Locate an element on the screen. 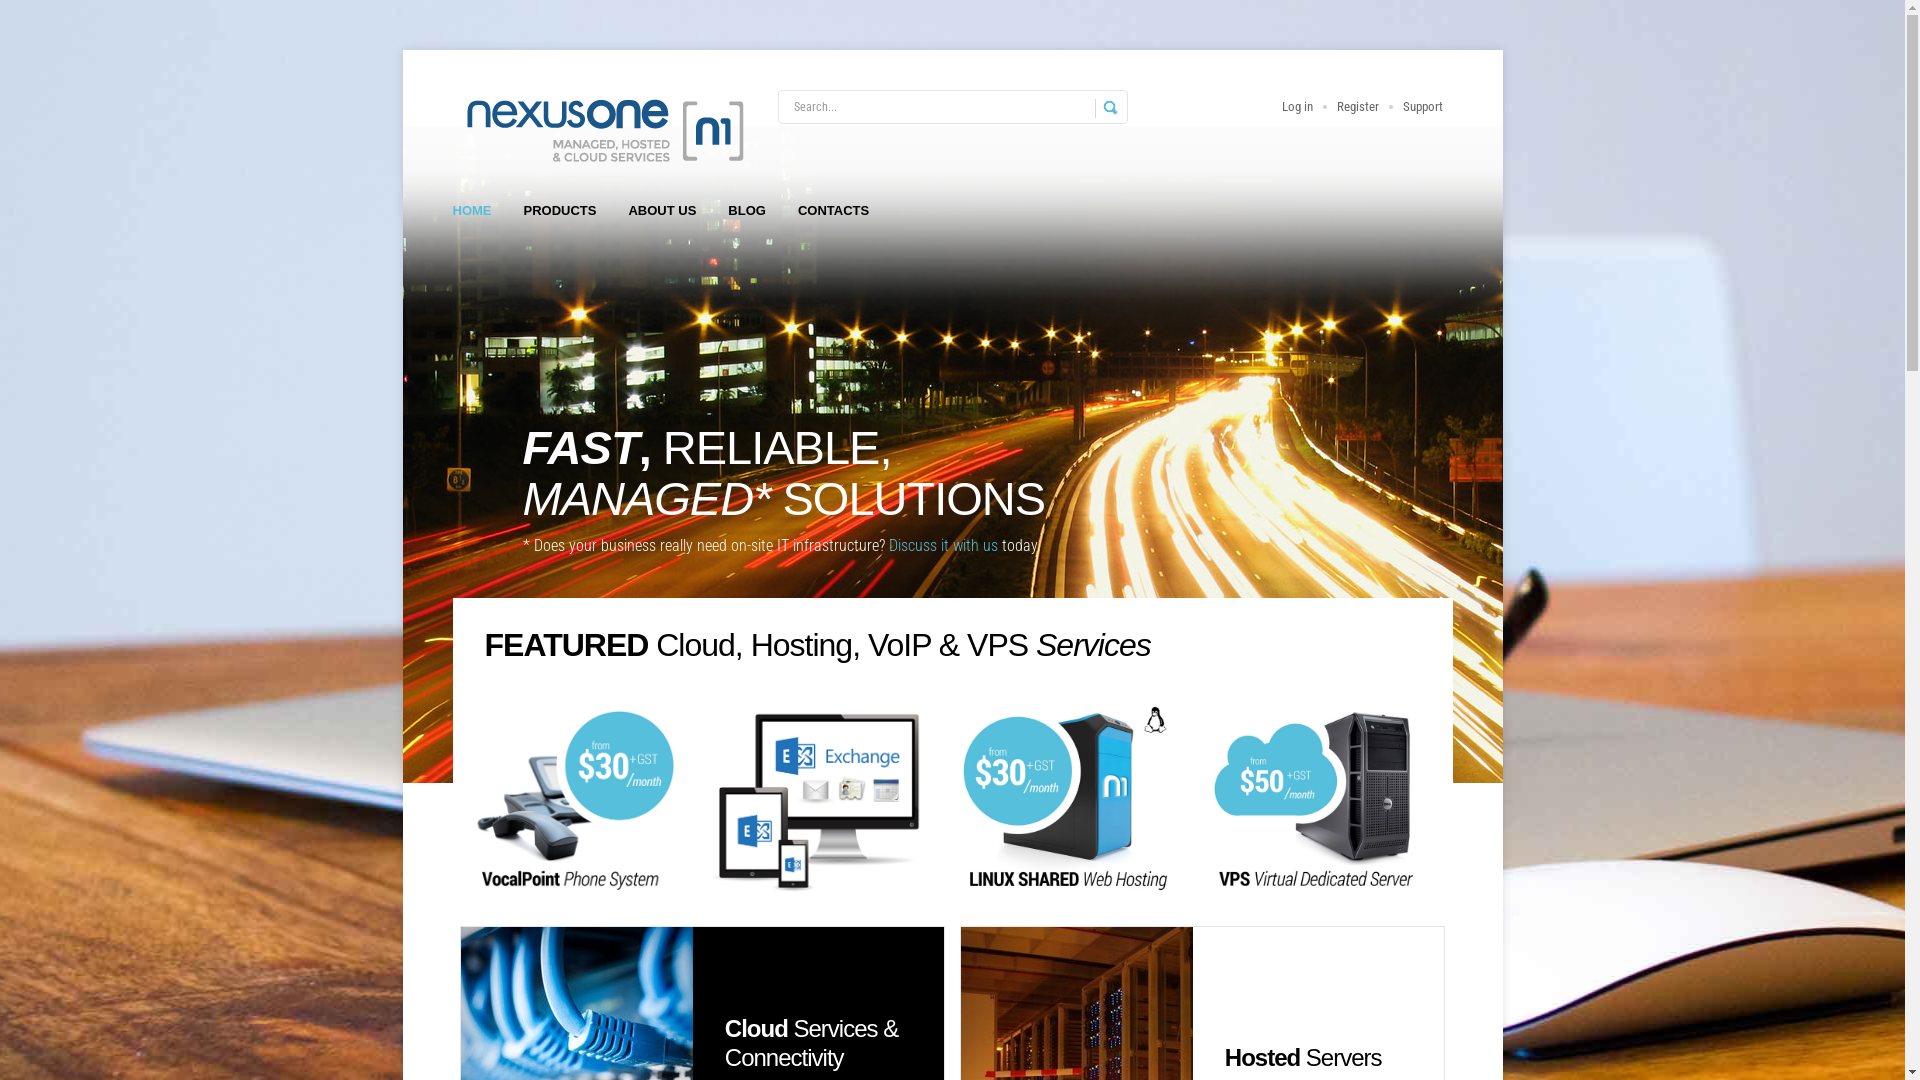 The image size is (1920, 1080). 'BLOG' is located at coordinates (746, 211).